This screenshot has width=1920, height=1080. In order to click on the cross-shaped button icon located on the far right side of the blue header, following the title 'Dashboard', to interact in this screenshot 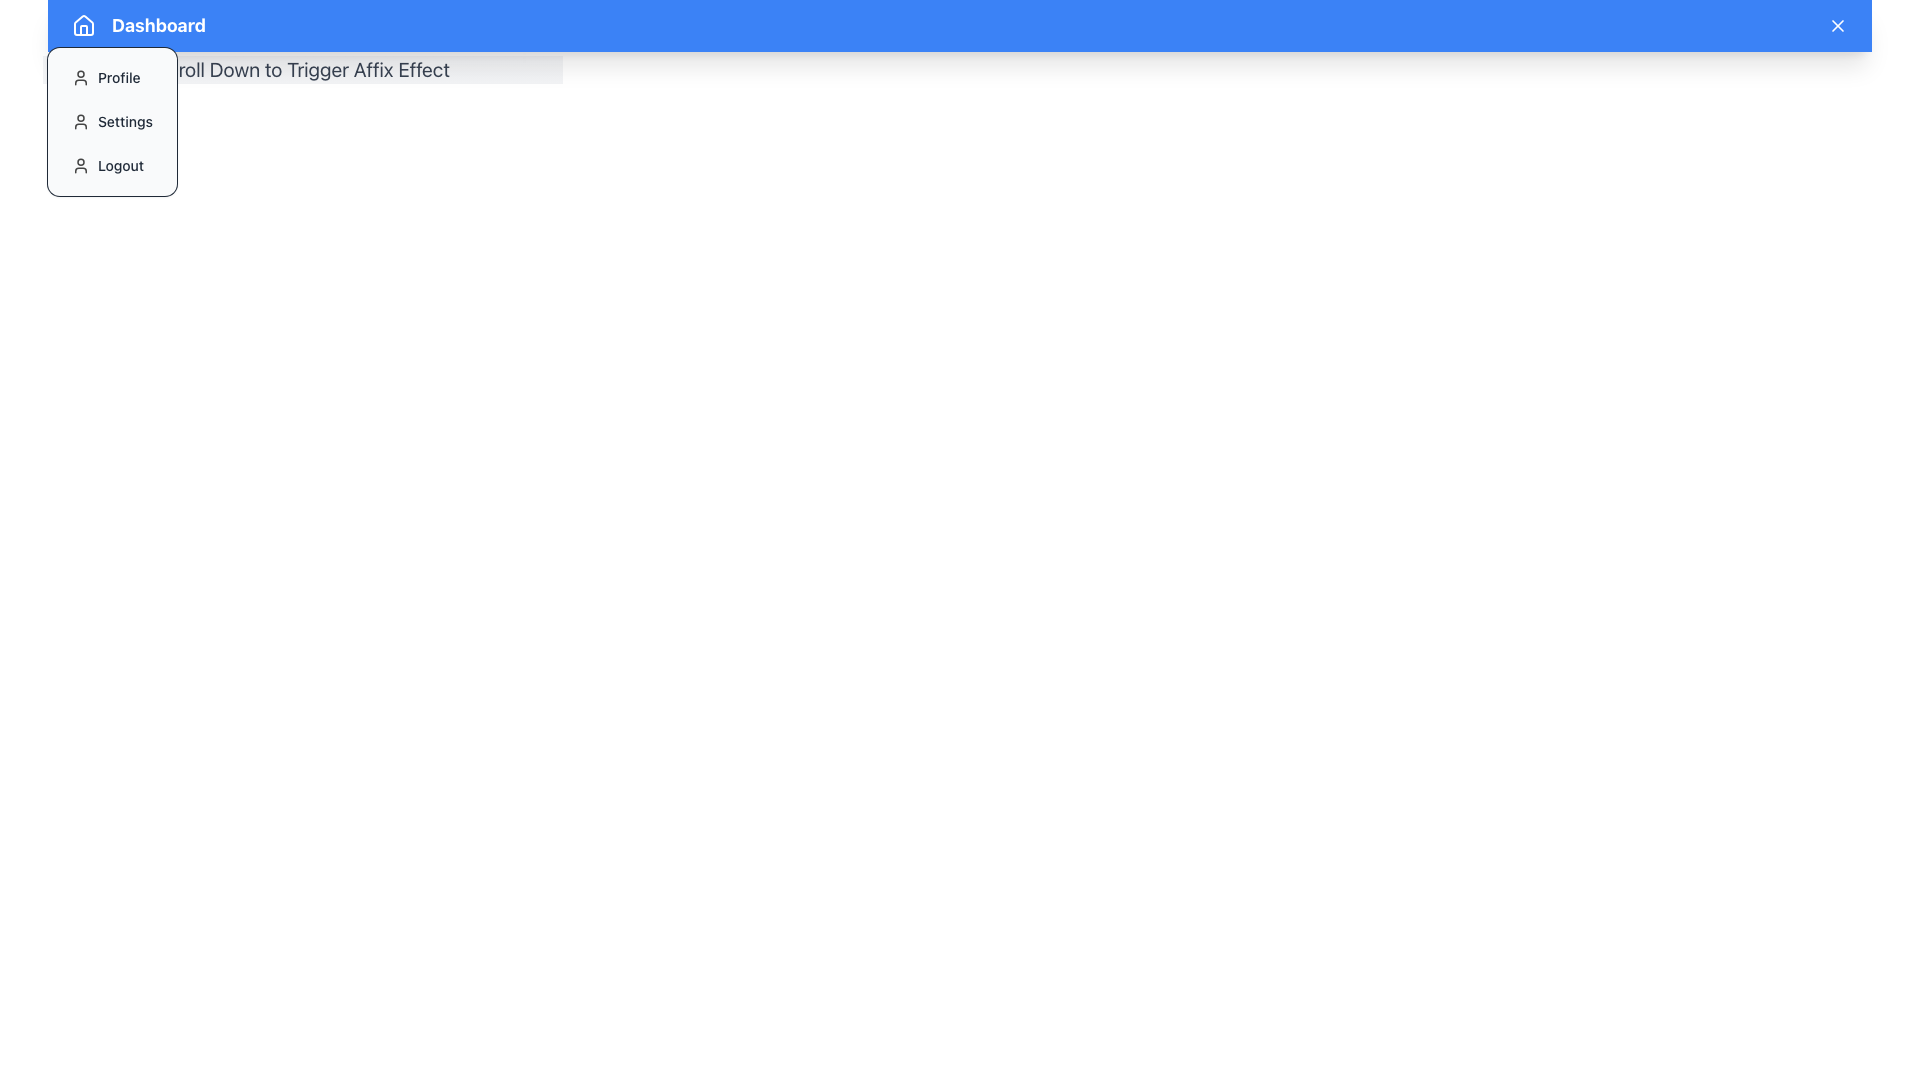, I will do `click(1838, 26)`.